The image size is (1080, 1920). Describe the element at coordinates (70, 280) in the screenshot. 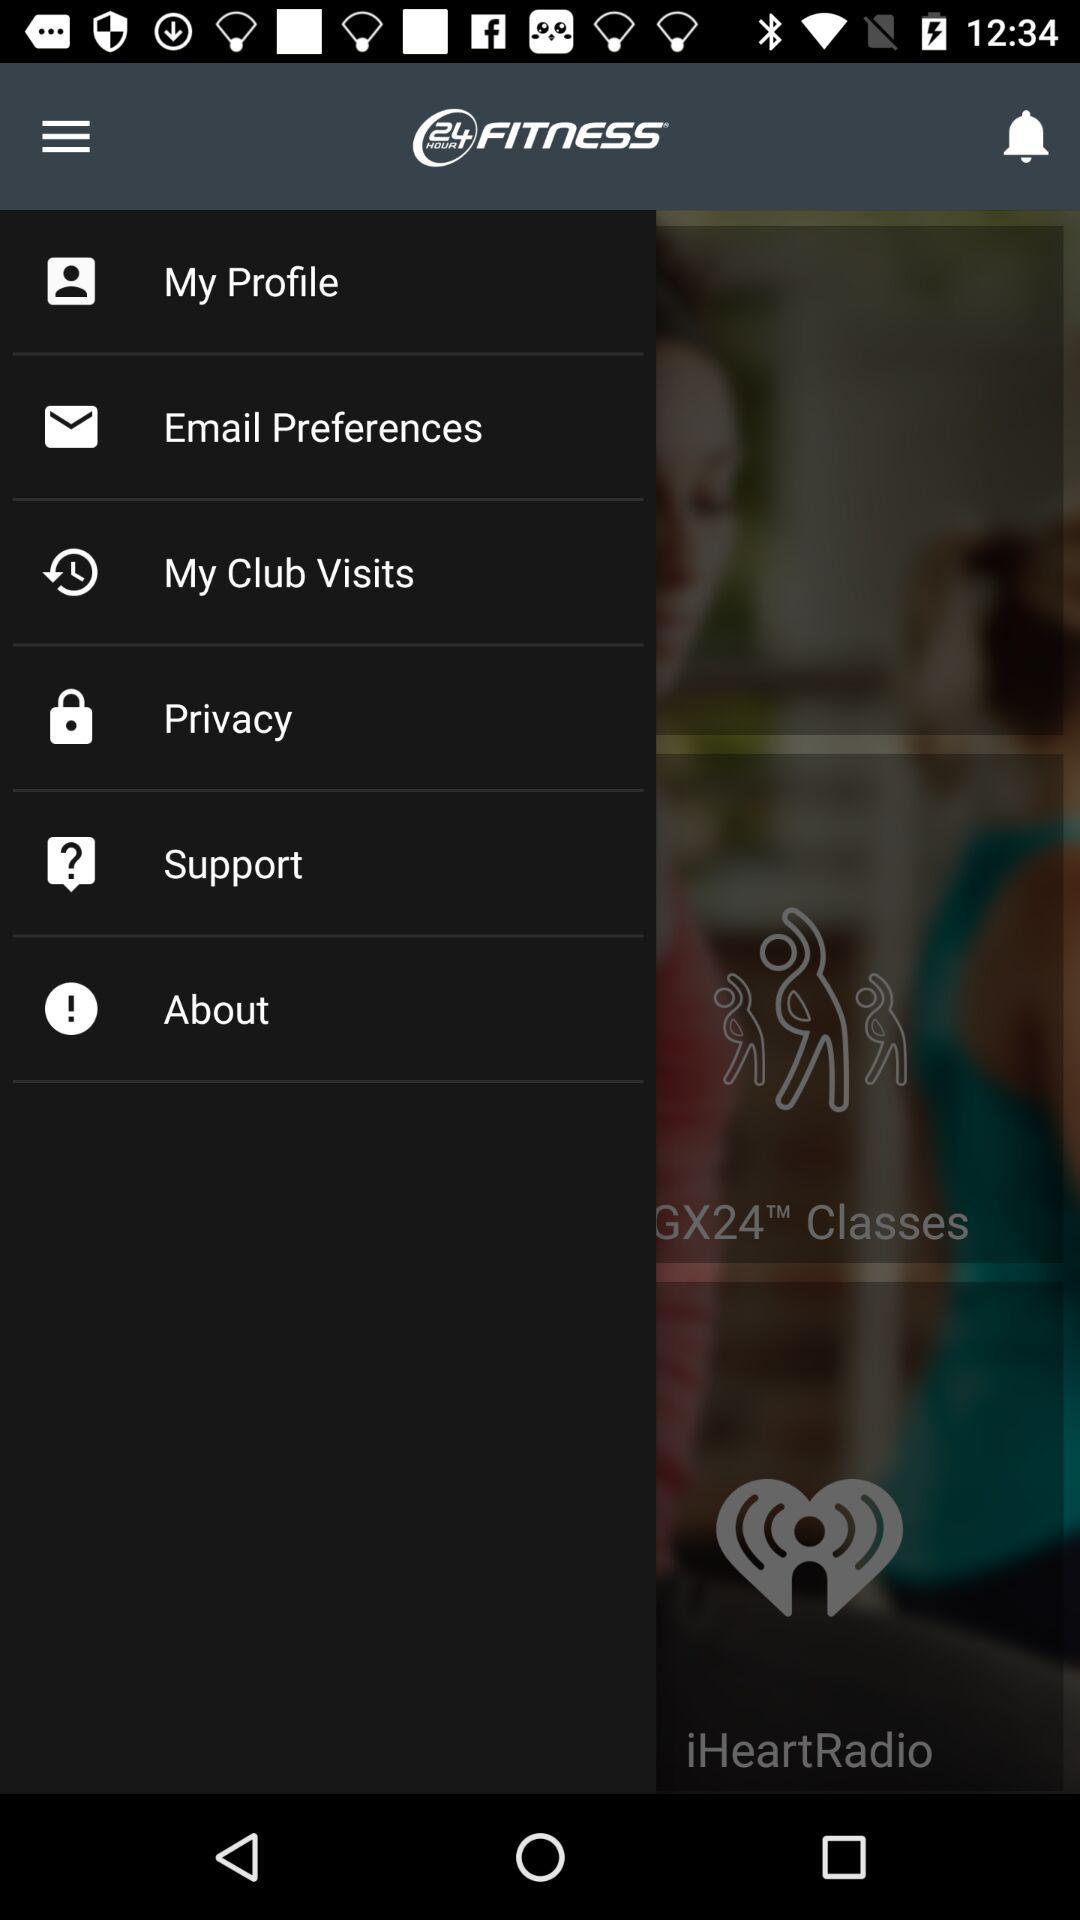

I see `the icon left to the my profile` at that location.